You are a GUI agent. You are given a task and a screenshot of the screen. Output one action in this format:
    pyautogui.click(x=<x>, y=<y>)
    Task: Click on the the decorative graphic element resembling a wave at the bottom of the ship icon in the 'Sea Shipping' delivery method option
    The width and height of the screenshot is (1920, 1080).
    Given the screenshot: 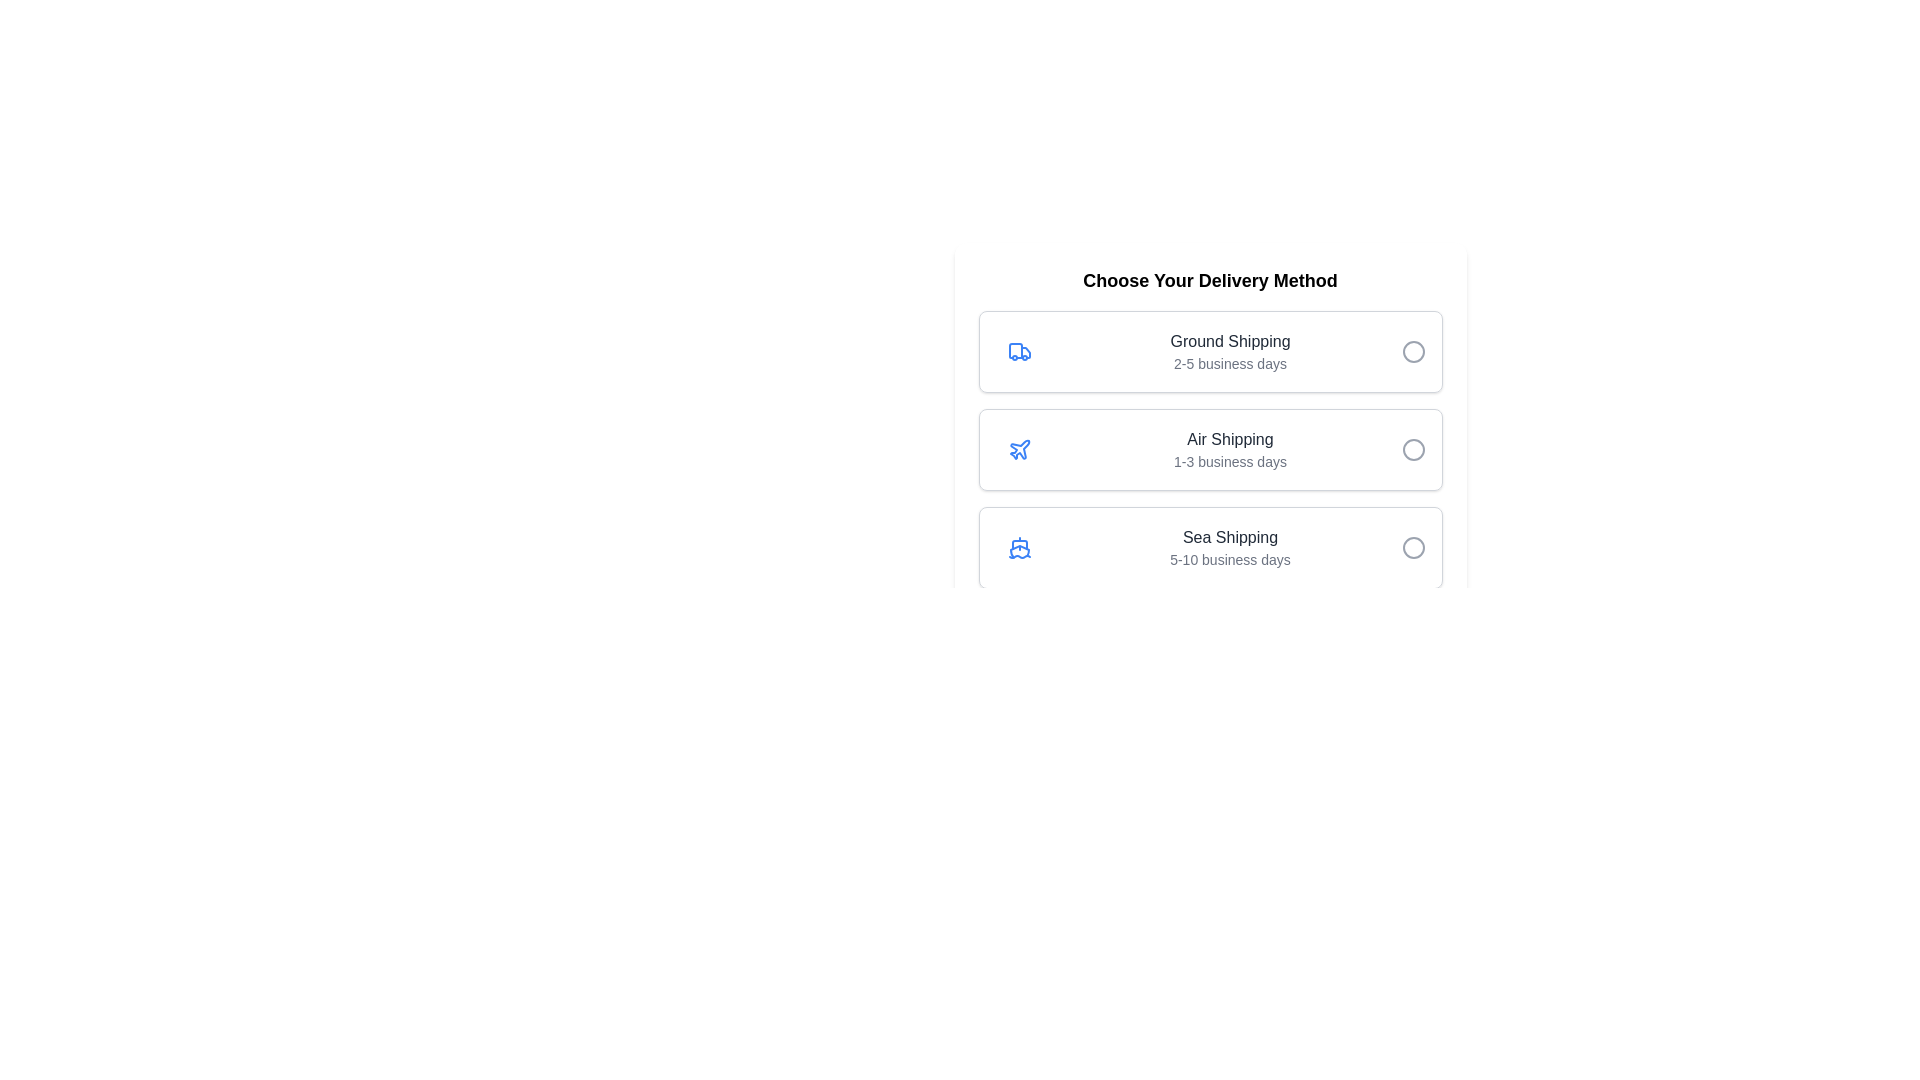 What is the action you would take?
    pyautogui.click(x=1019, y=556)
    